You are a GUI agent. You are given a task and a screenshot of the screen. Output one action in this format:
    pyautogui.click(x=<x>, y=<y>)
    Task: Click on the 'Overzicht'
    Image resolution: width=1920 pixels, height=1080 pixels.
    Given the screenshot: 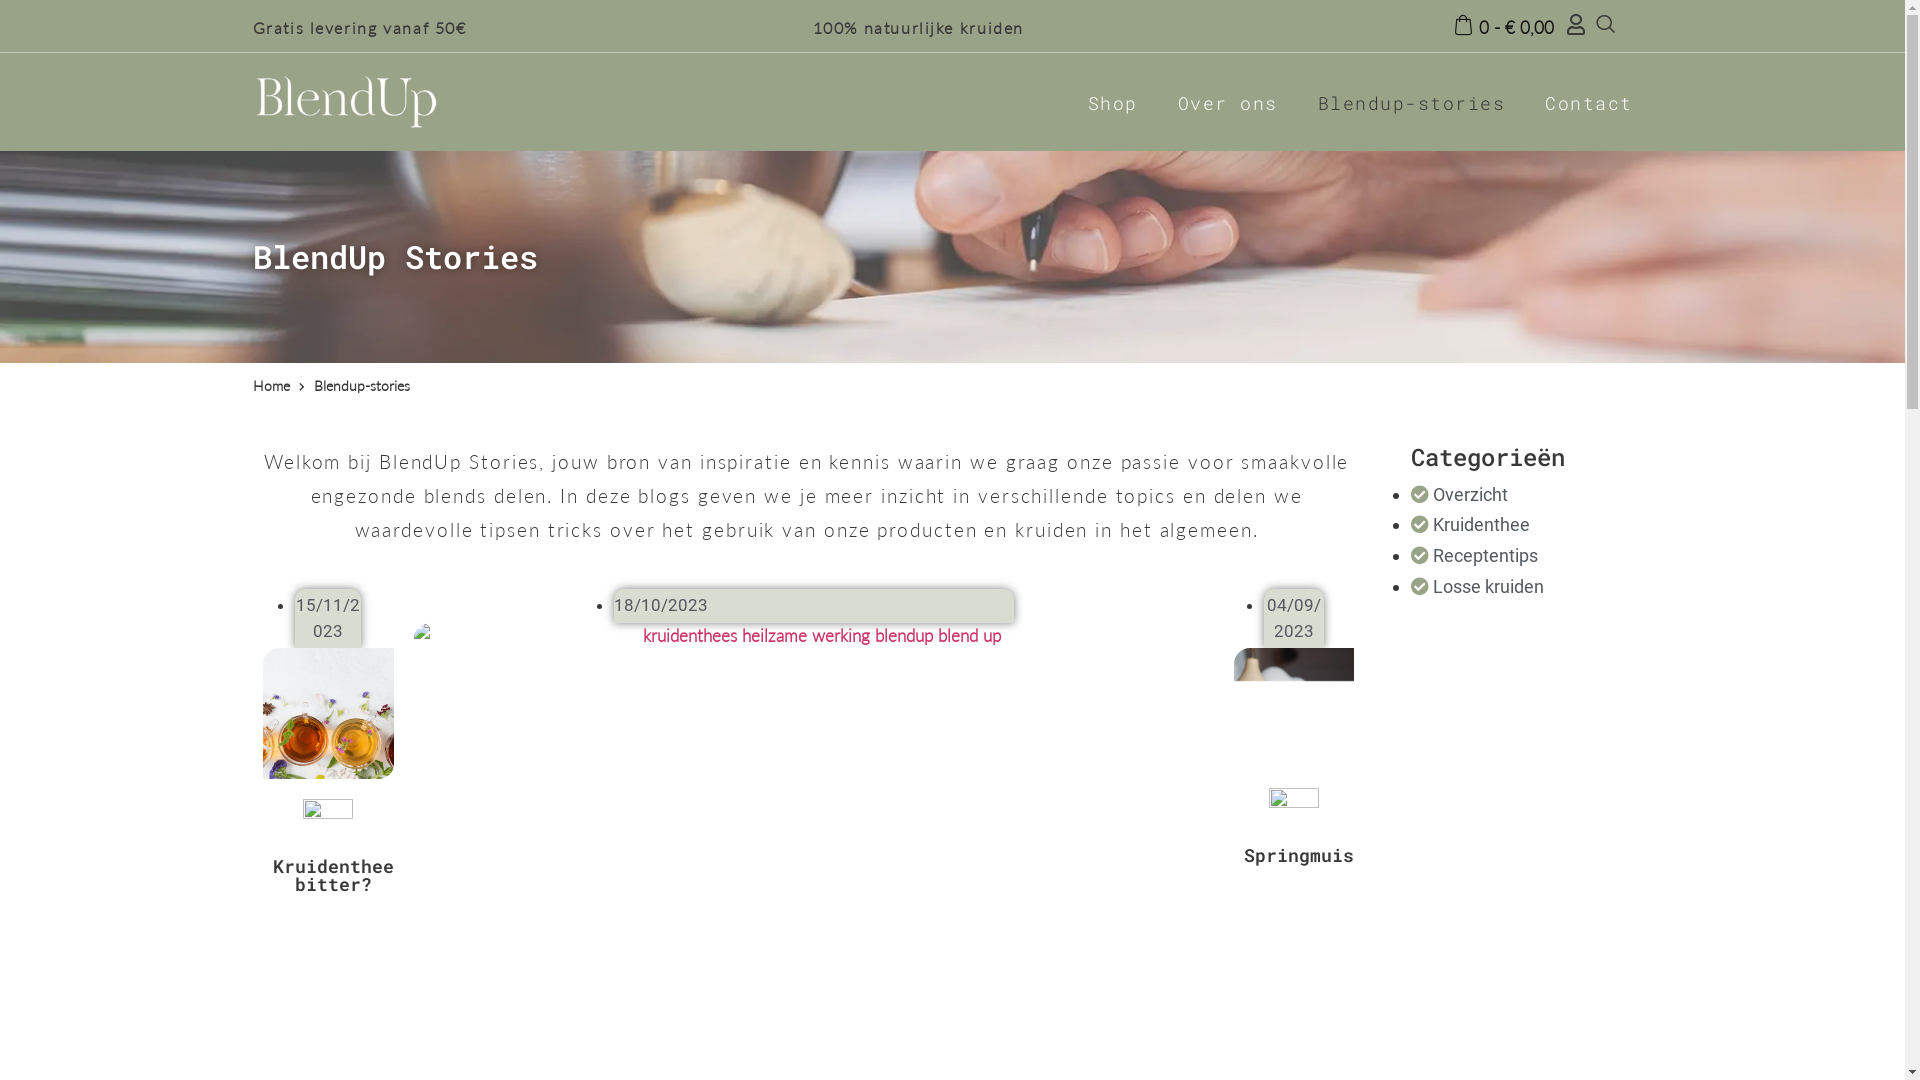 What is the action you would take?
    pyautogui.click(x=1459, y=494)
    